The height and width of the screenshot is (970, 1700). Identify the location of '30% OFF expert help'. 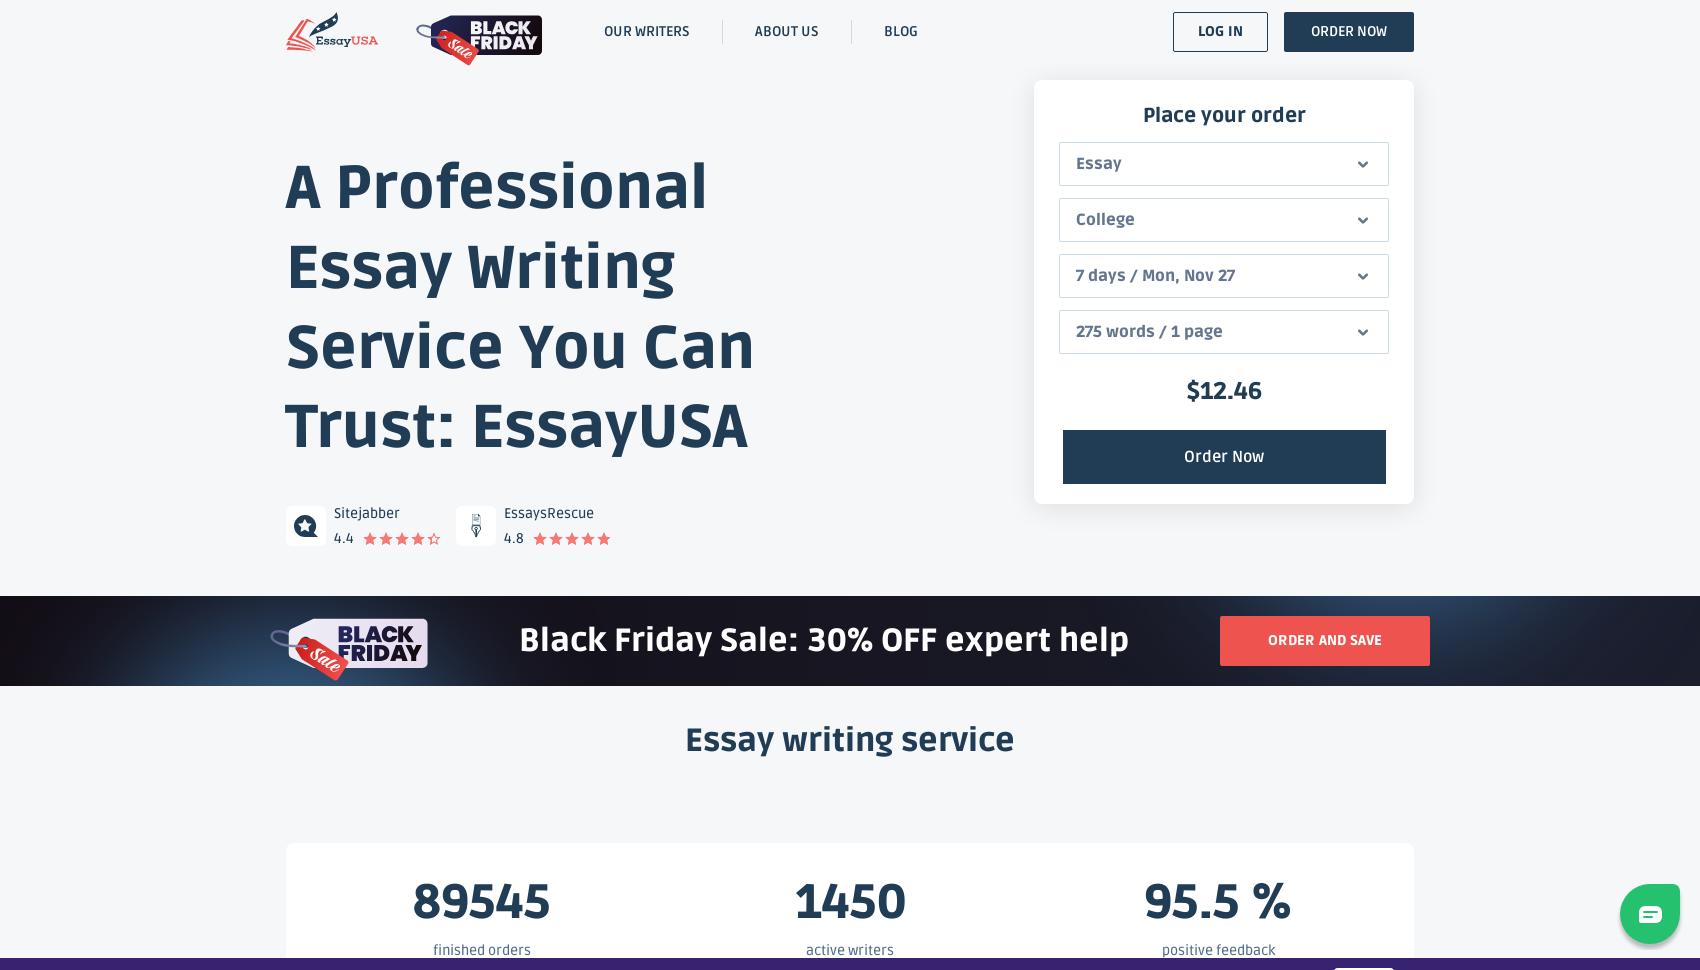
(963, 639).